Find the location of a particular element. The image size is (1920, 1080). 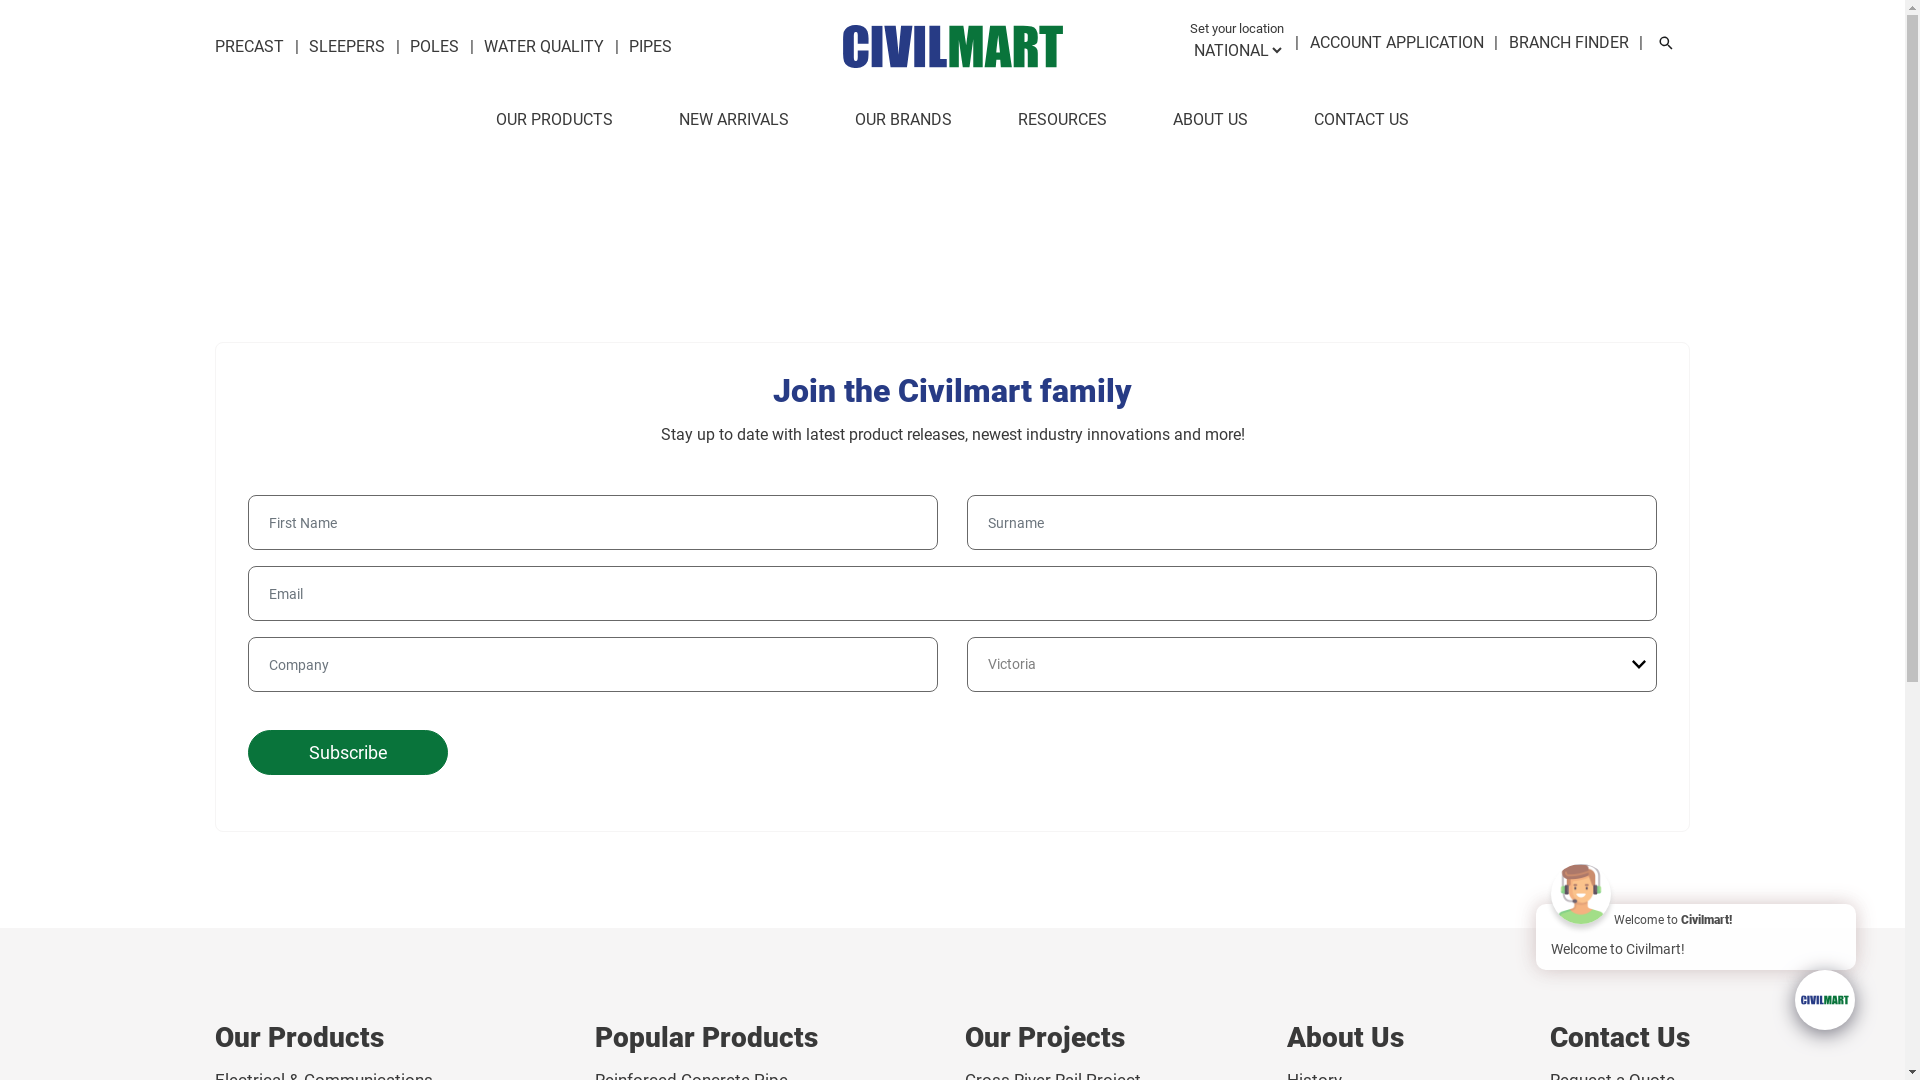

'OUR BRANDS' is located at coordinates (902, 121).